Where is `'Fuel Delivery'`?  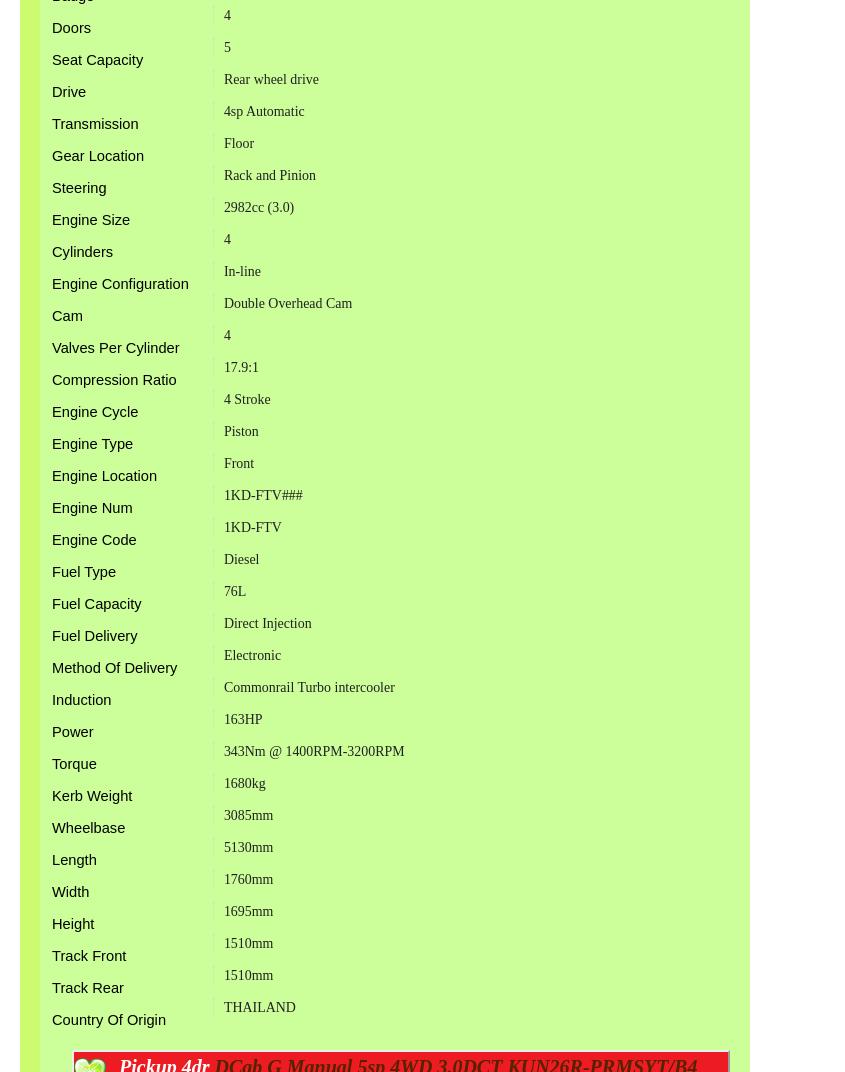
'Fuel Delivery' is located at coordinates (94, 635).